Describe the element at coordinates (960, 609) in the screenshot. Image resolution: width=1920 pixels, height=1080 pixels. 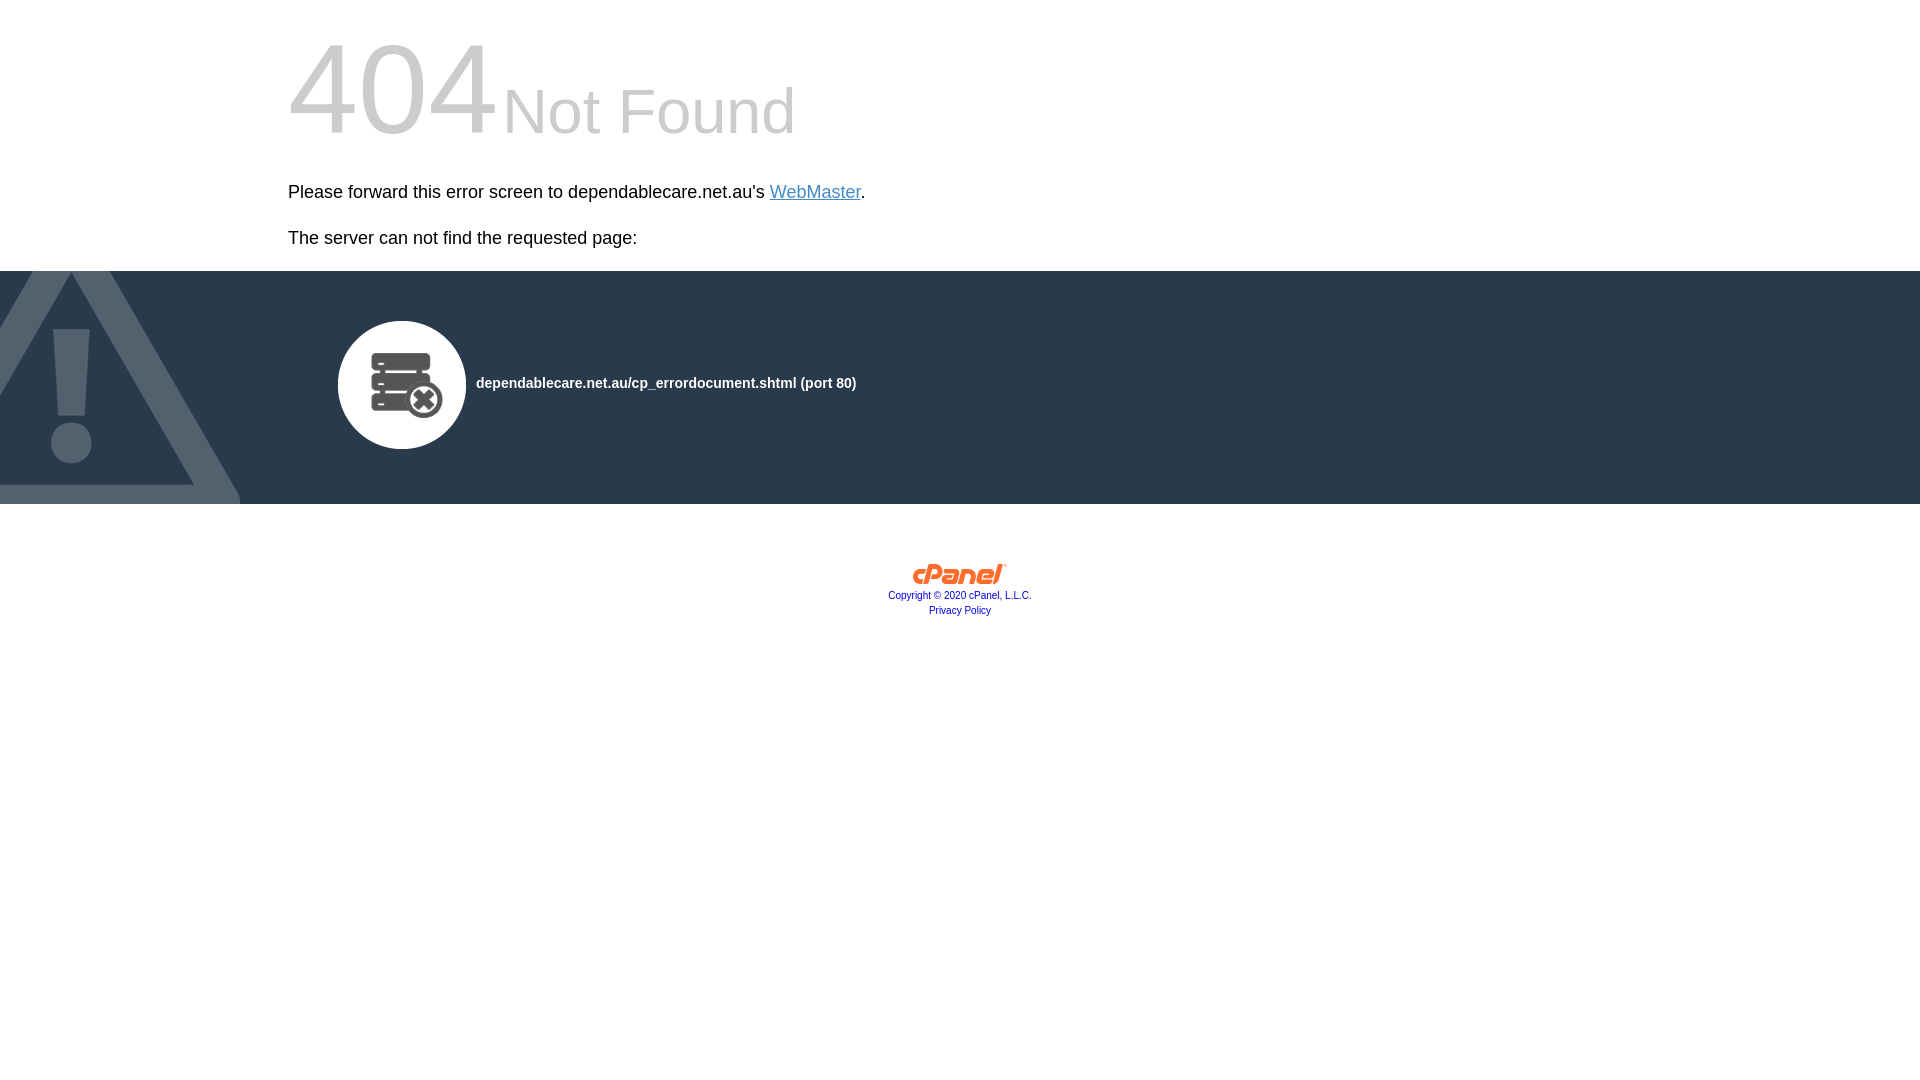
I see `'Privacy Policy'` at that location.